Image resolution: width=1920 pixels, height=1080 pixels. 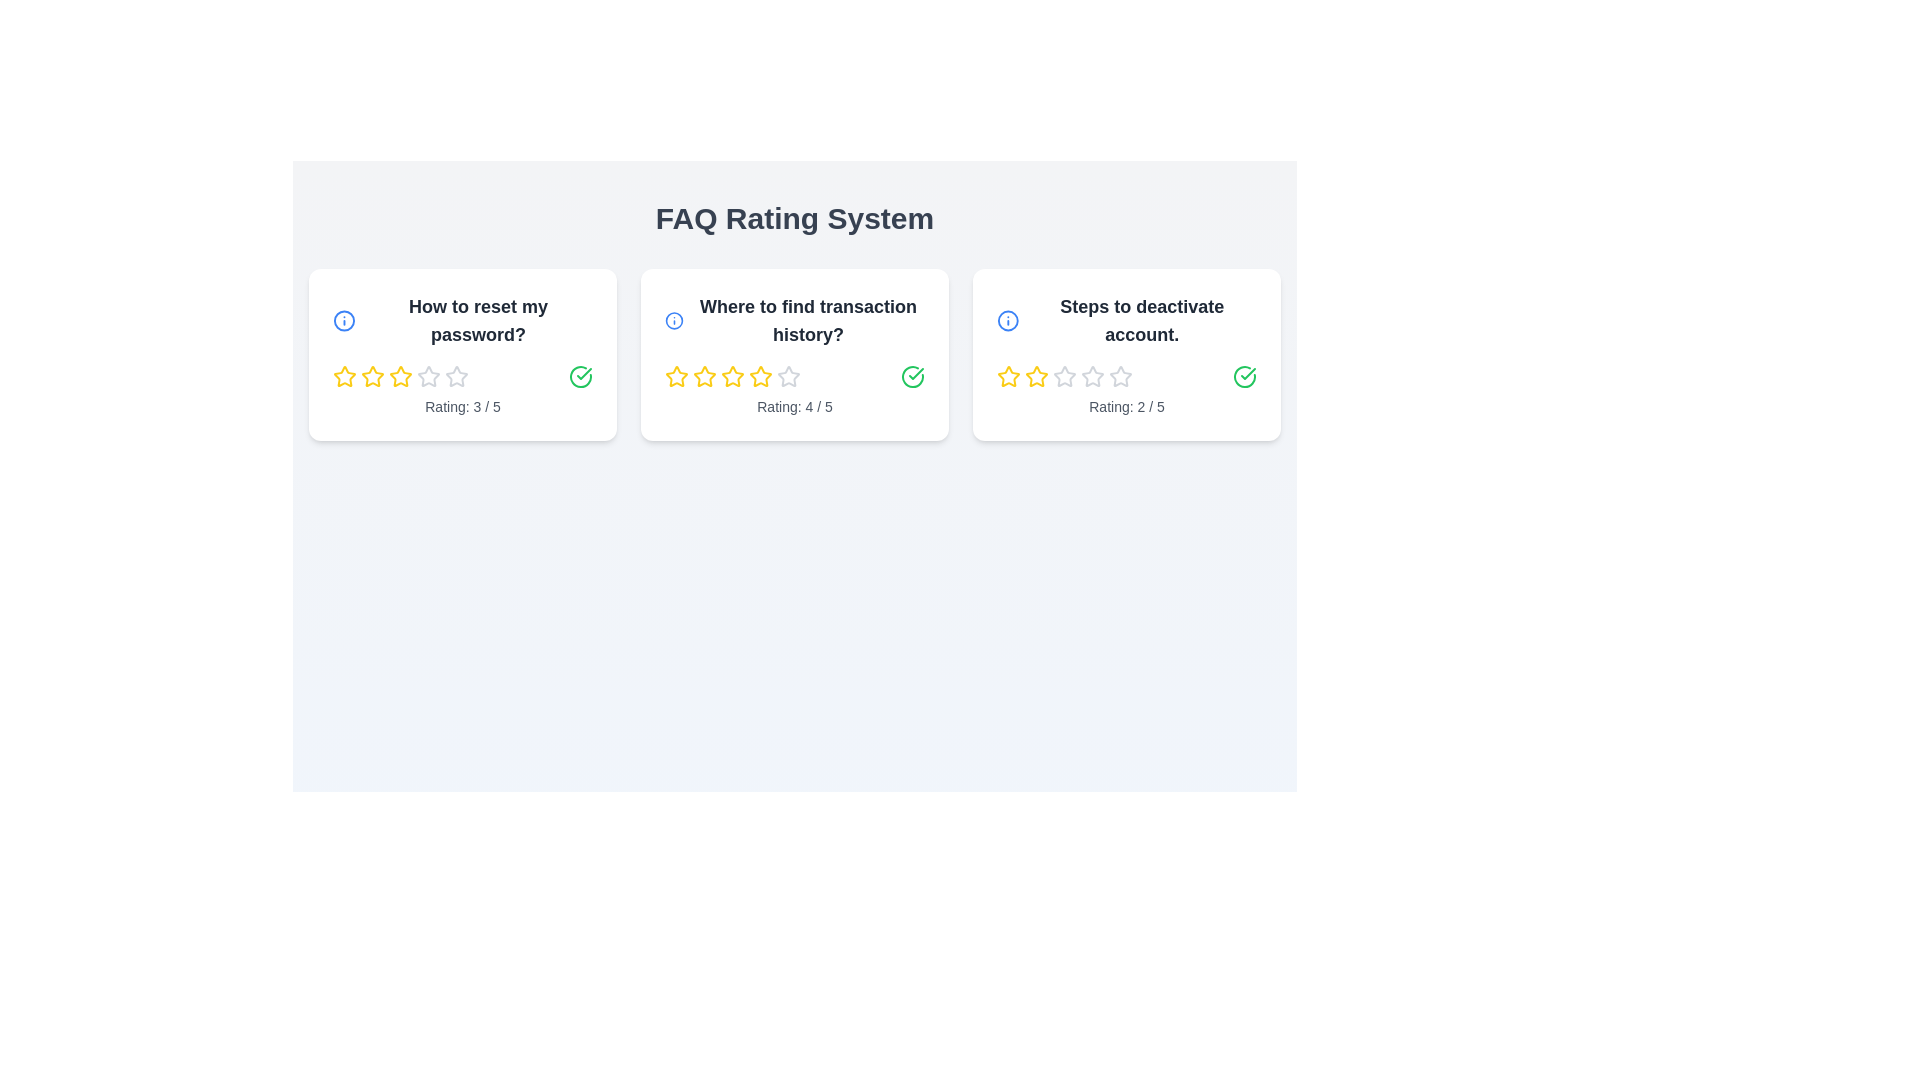 I want to click on the FAQ card with the question 'How to reset my password?', so click(x=461, y=353).